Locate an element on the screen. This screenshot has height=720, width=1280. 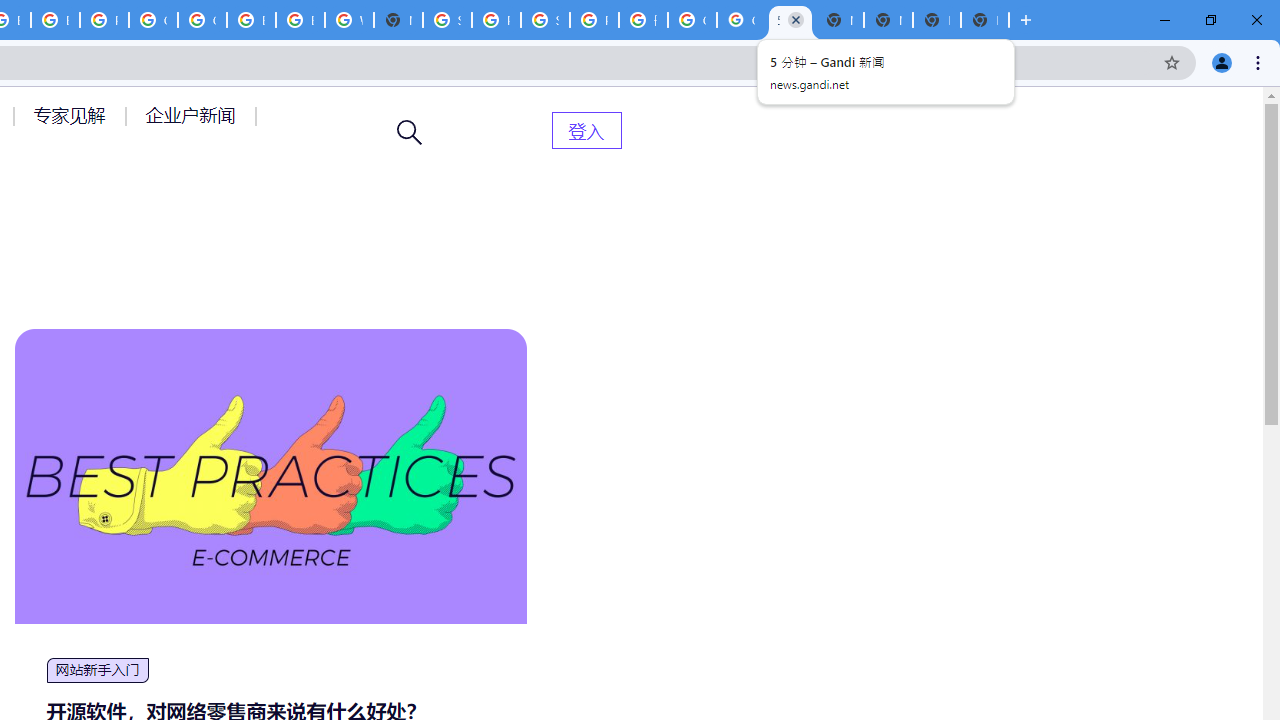
'Browse Chrome as a guest - Computer - Google Chrome Help' is located at coordinates (250, 20).